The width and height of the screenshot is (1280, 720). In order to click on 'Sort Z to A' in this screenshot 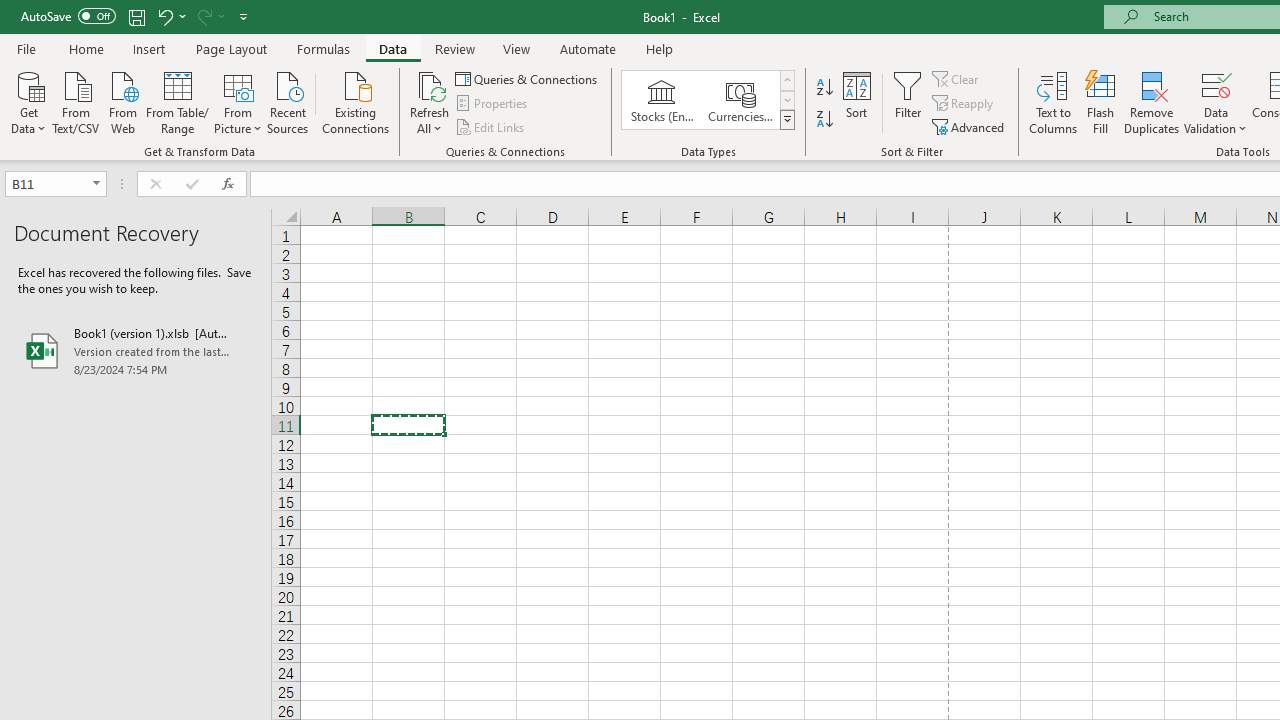, I will do `click(824, 119)`.